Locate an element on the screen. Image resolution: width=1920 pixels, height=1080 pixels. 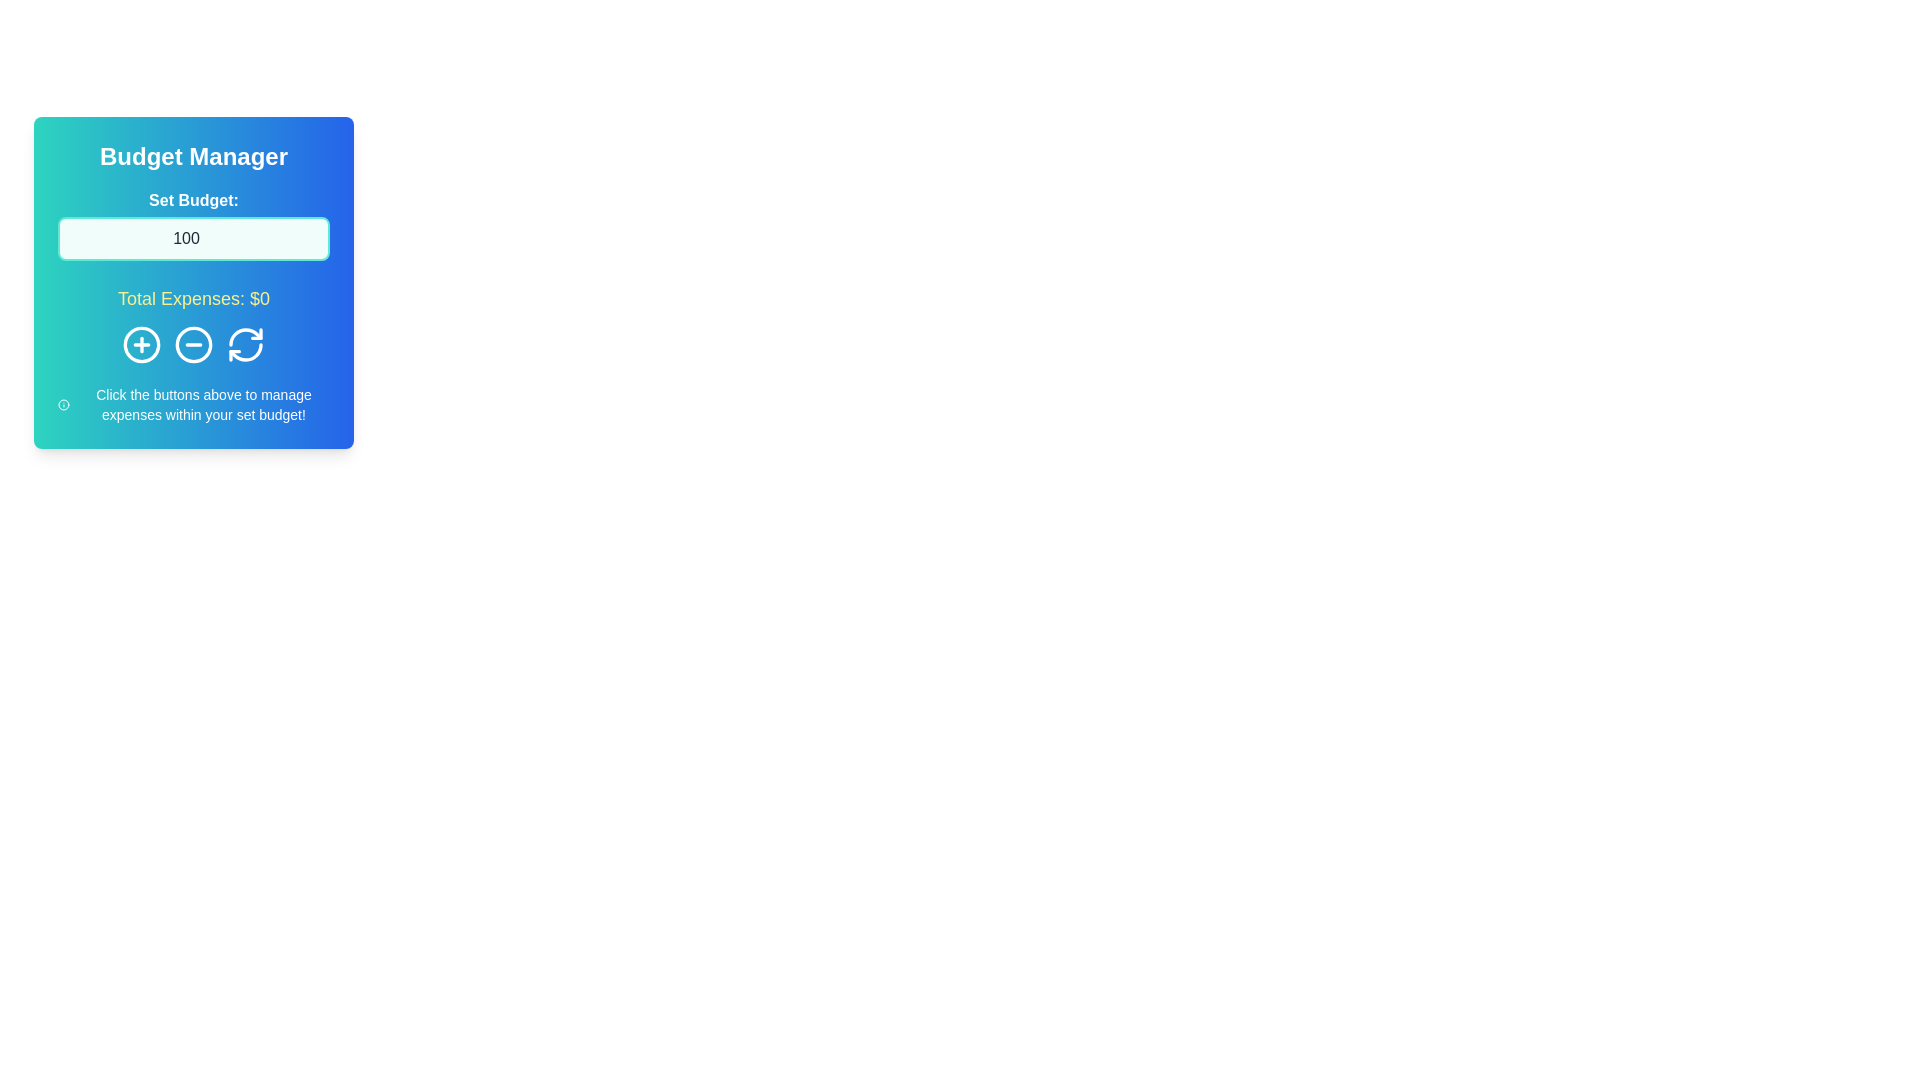
the refresh icon button located in the horizontal row of three icons, positioned to the right of the plus and minus icons, below the 'Total Expenses: $0' text is located at coordinates (244, 343).